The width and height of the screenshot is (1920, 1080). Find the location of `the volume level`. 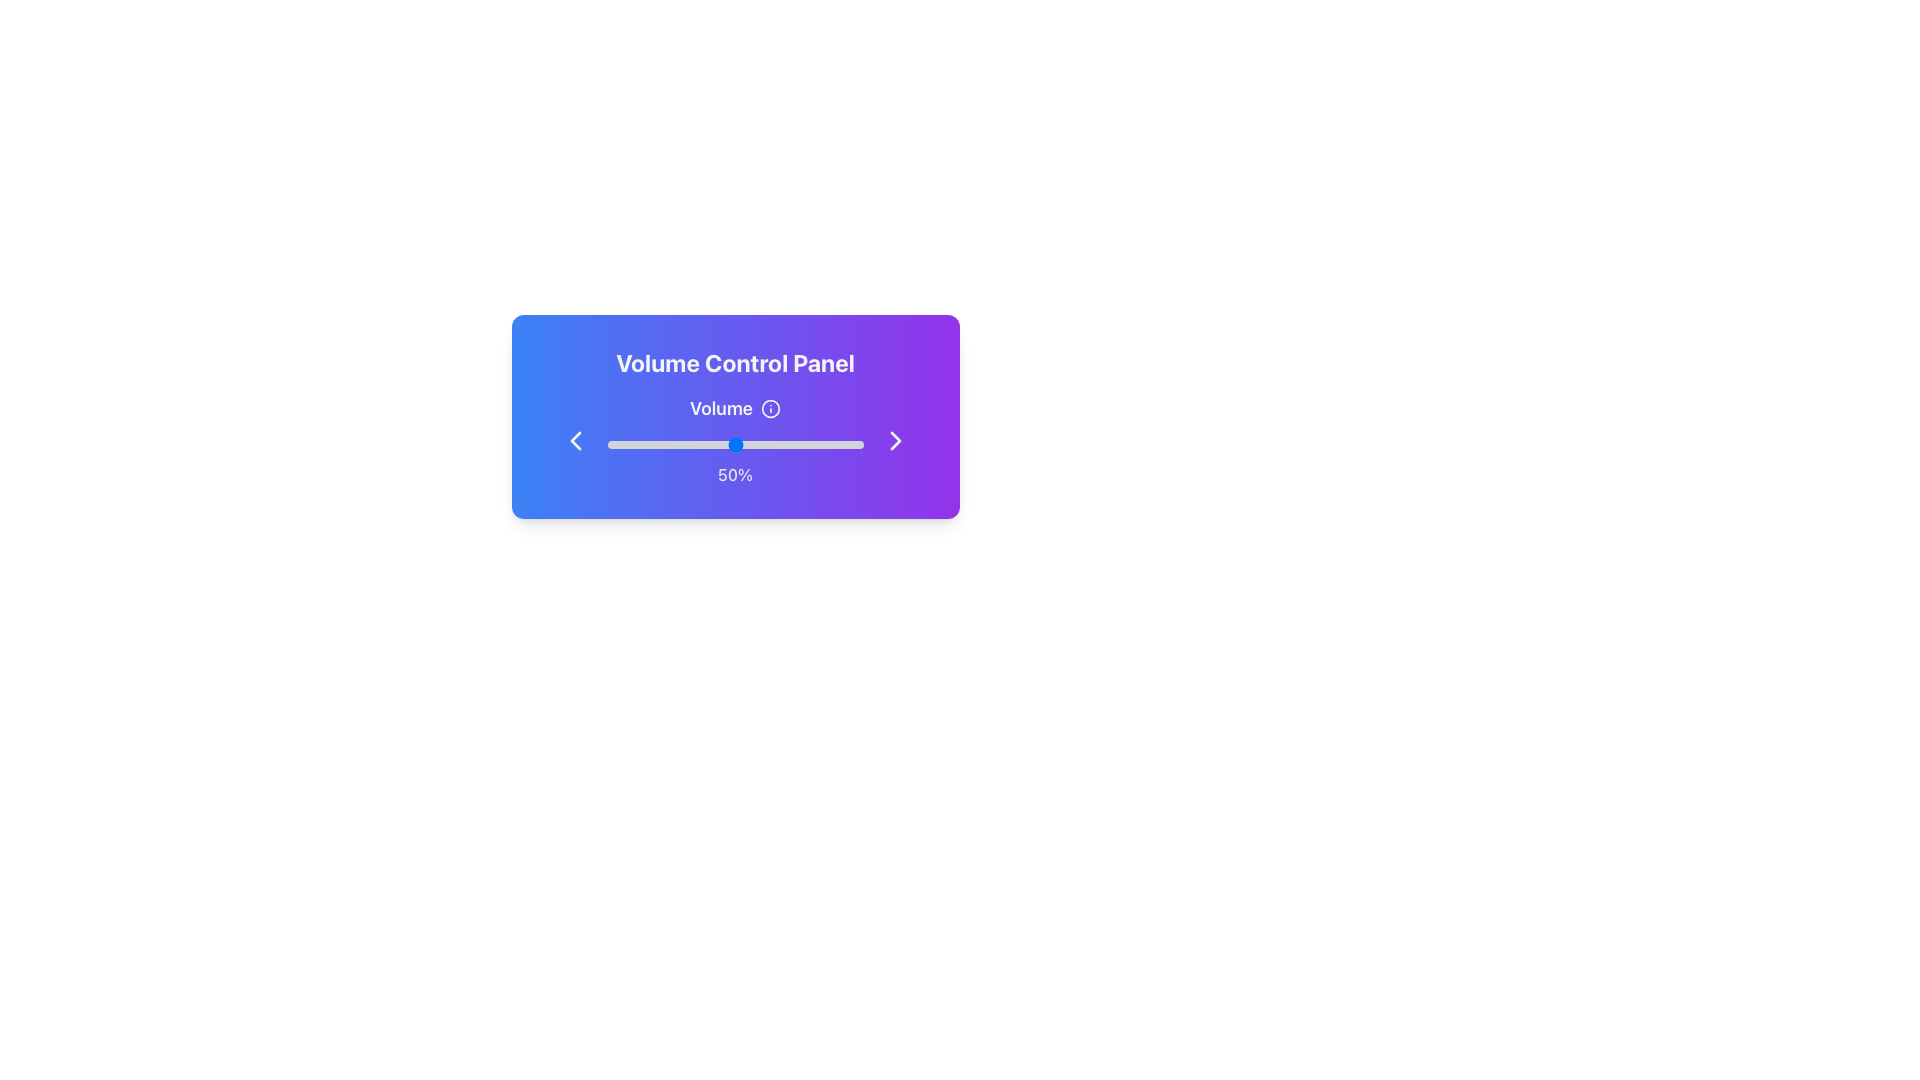

the volume level is located at coordinates (840, 443).